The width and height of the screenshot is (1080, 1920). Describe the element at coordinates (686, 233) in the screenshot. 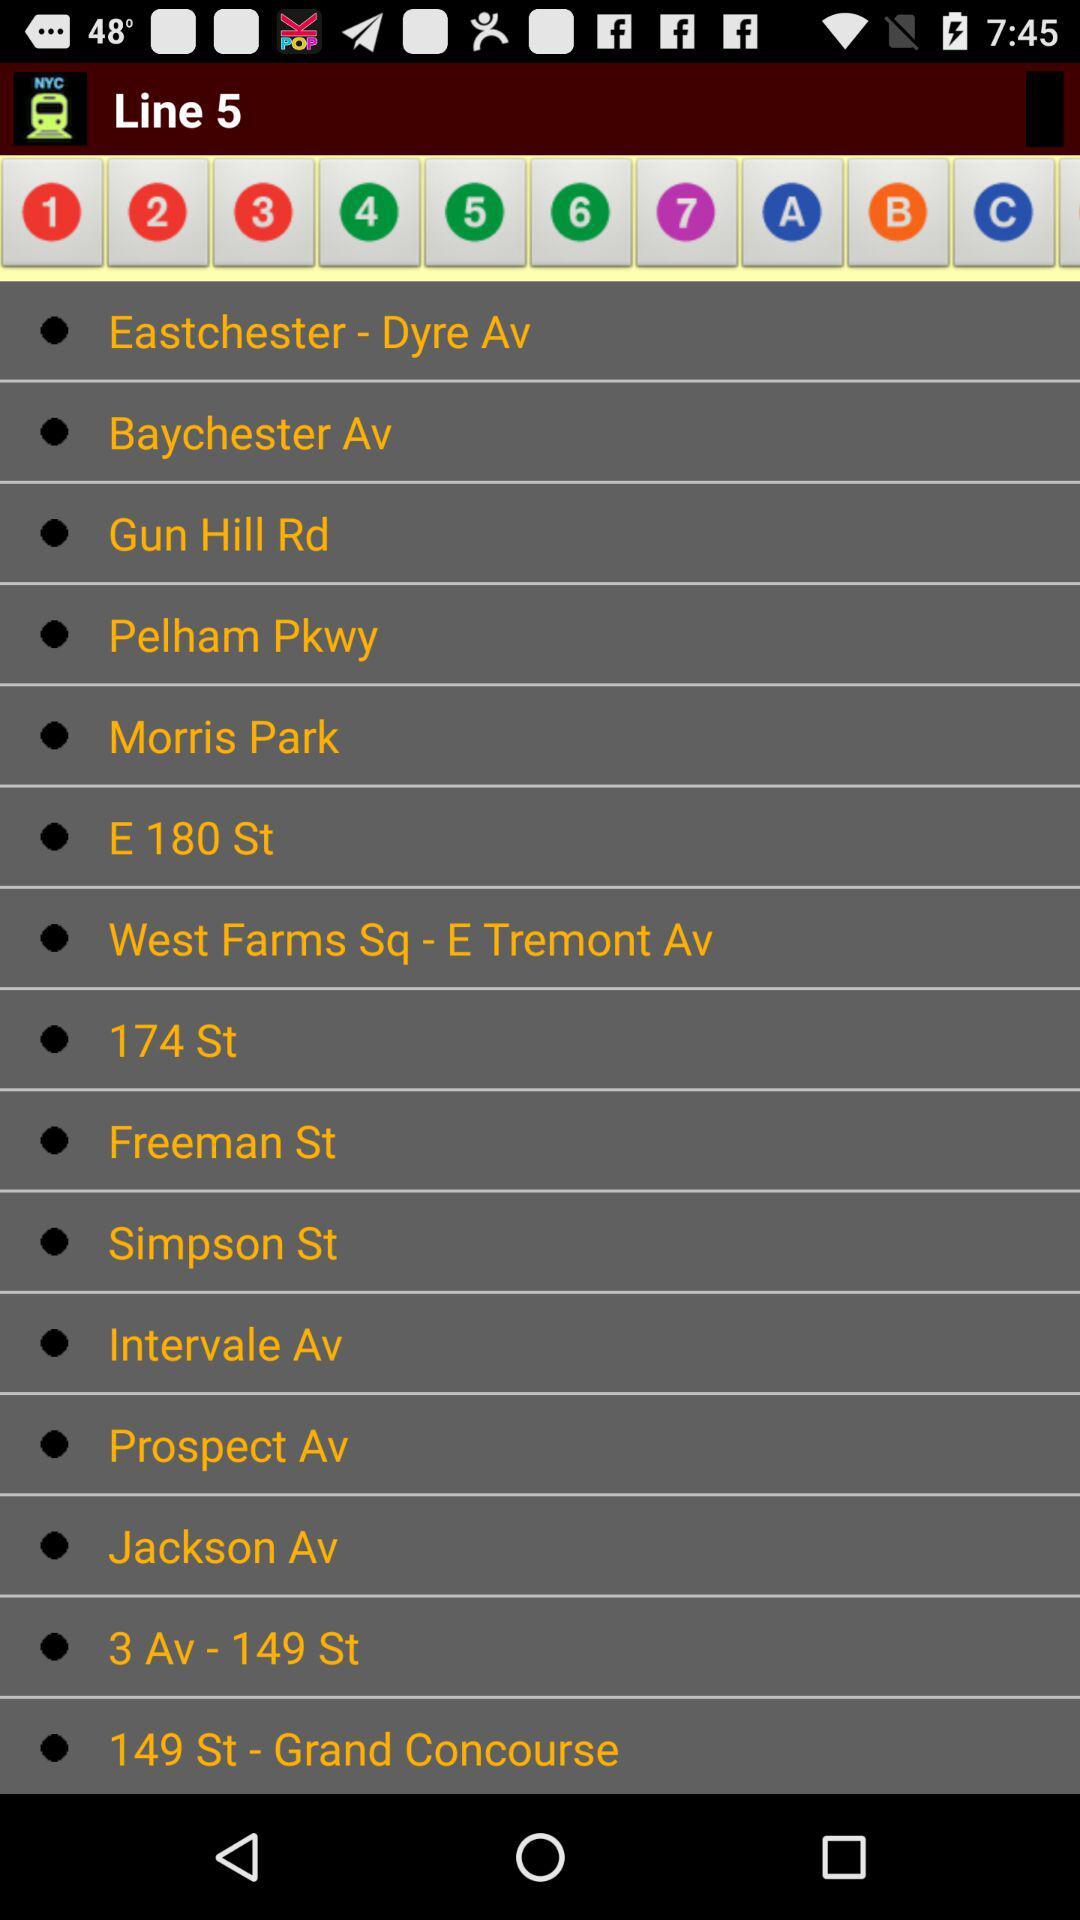

I see `the help icon` at that location.